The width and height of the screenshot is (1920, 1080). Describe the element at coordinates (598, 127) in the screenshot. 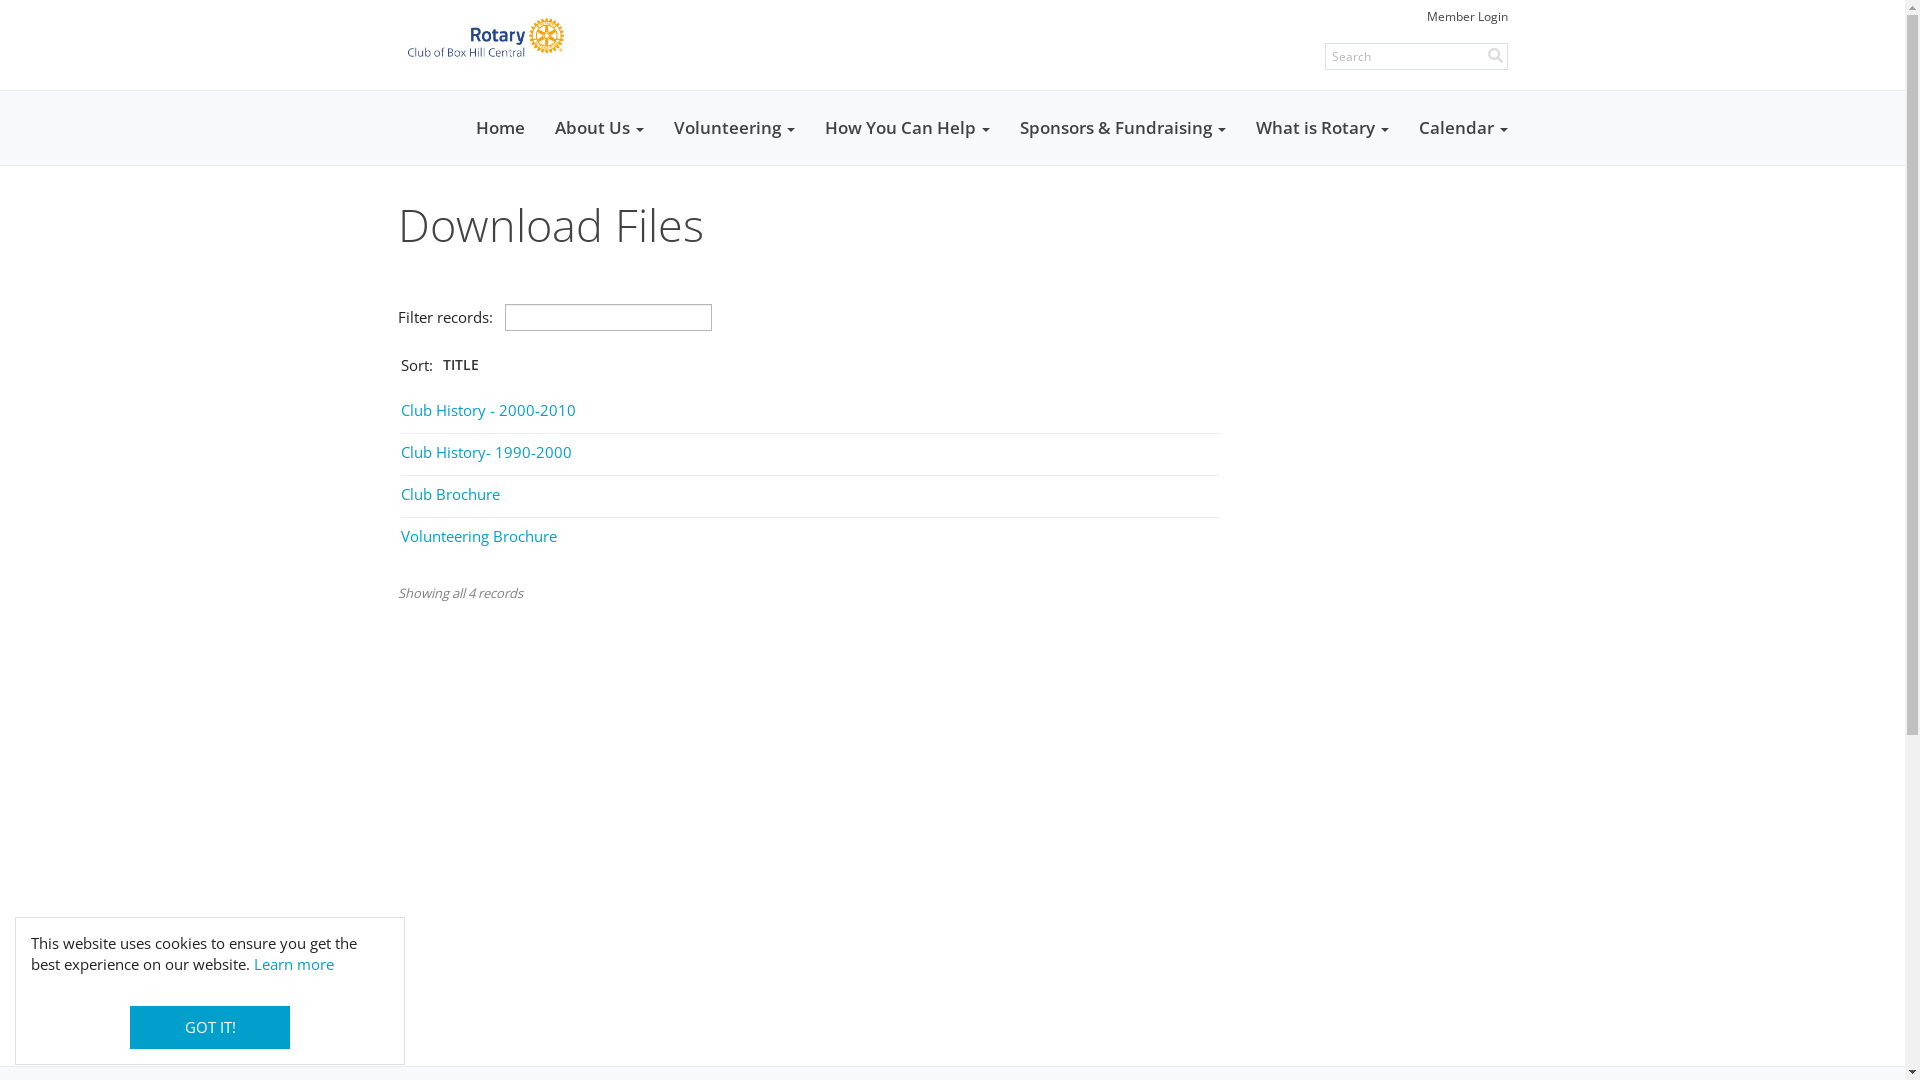

I see `'About Us'` at that location.